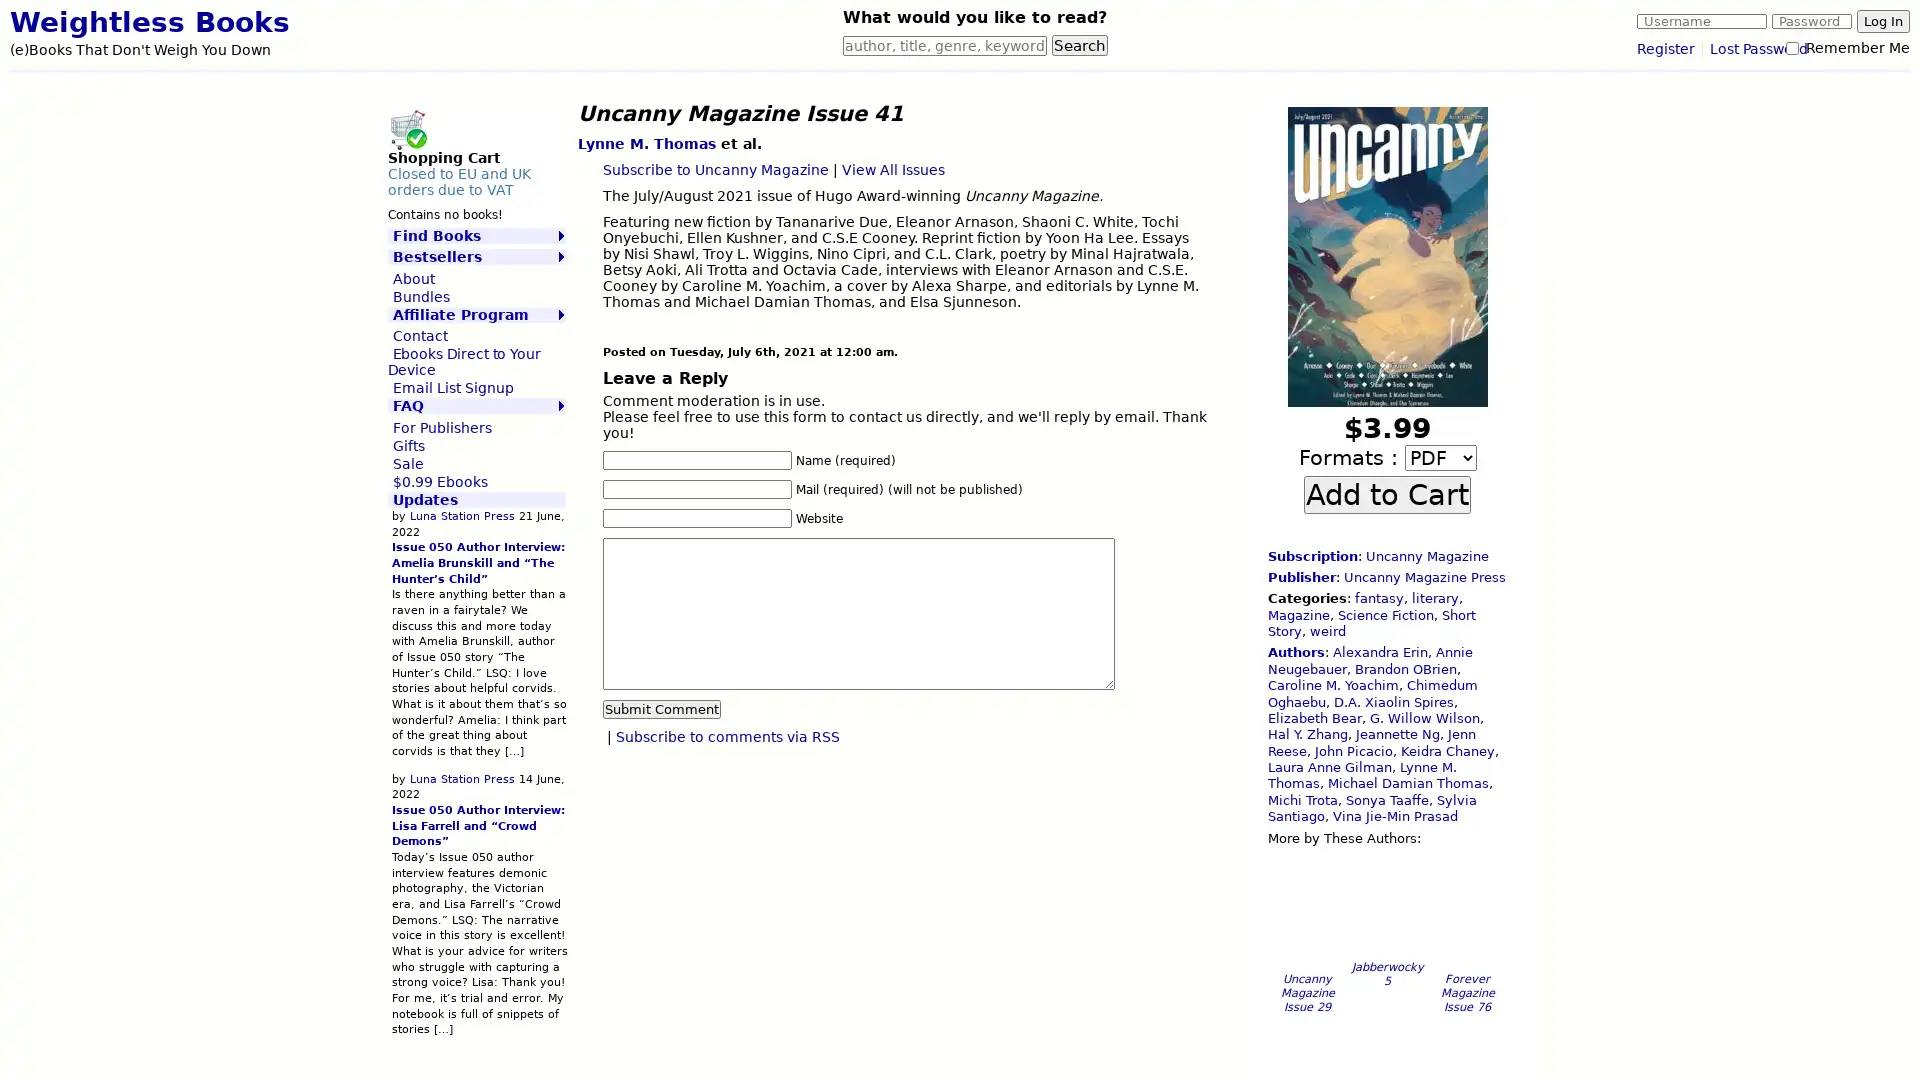  Describe the element at coordinates (1079, 45) in the screenshot. I see `Search` at that location.